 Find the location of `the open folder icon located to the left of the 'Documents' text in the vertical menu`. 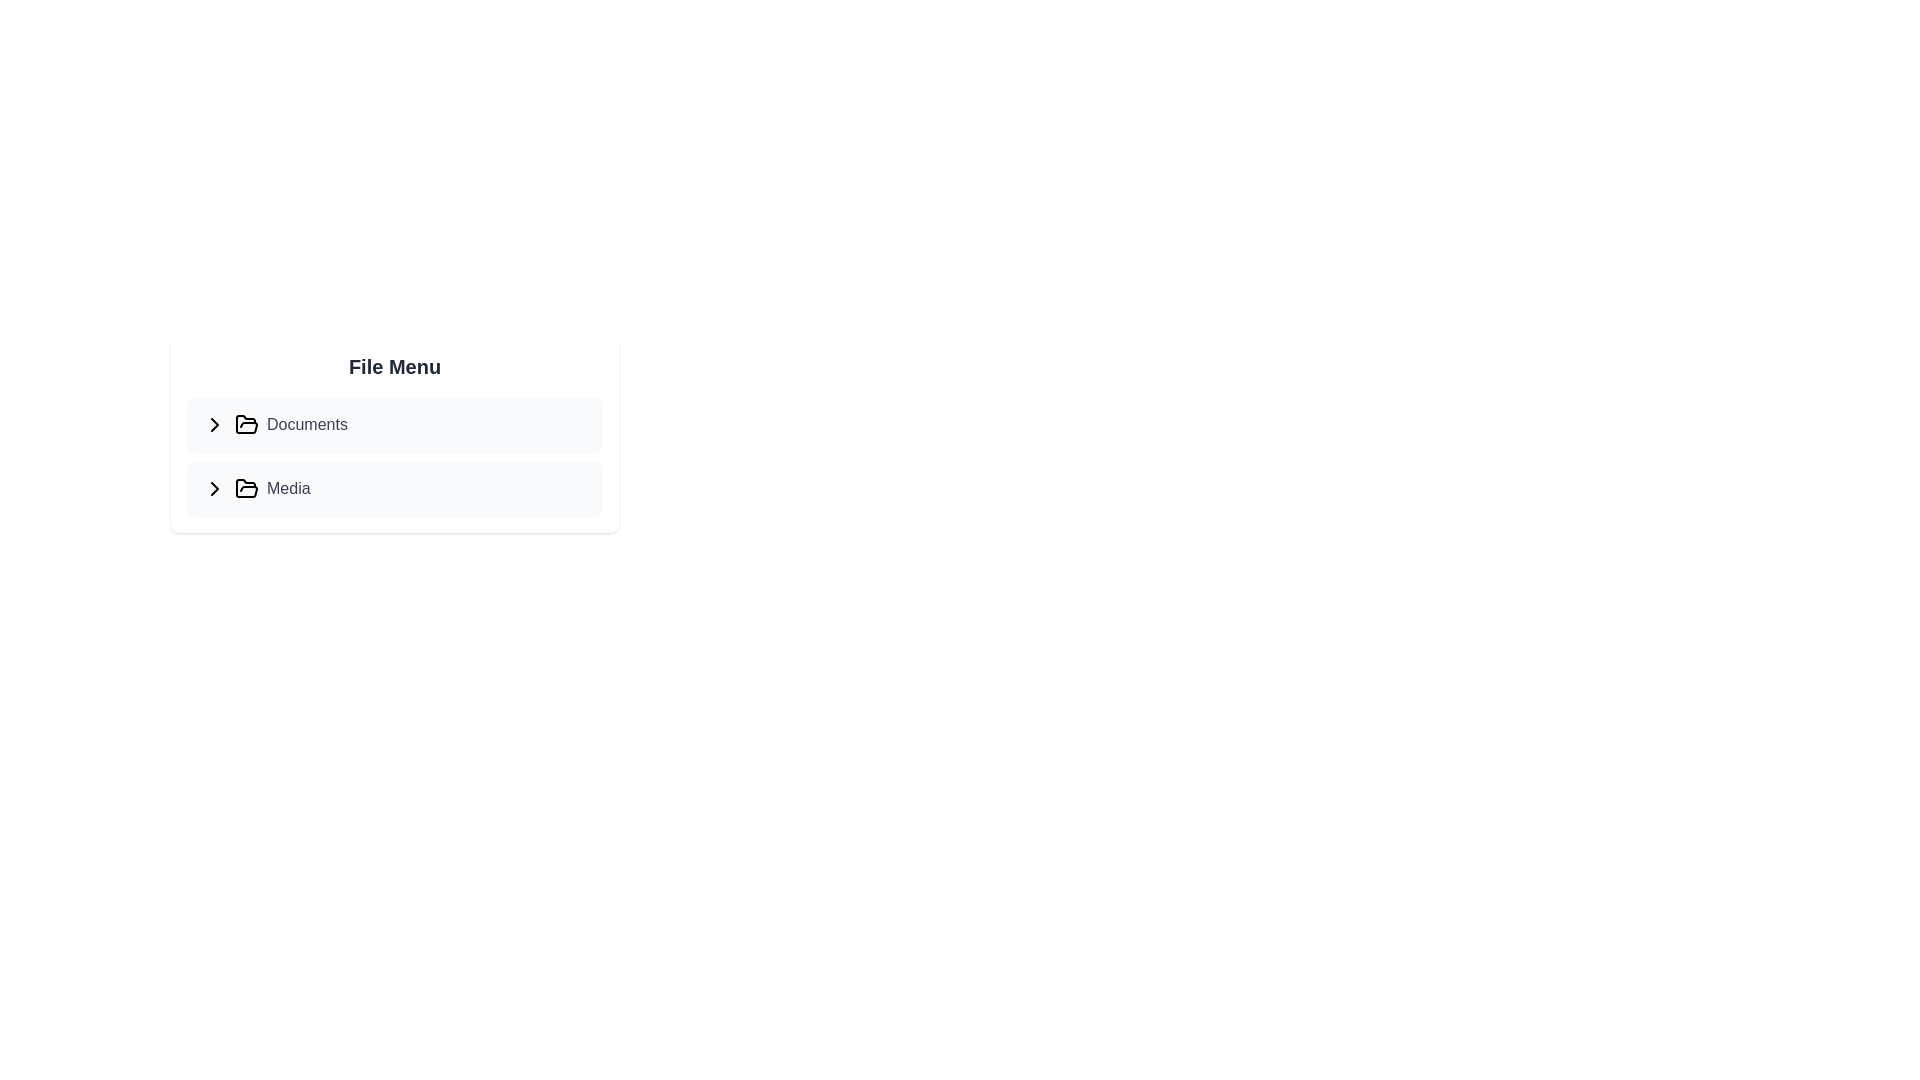

the open folder icon located to the left of the 'Documents' text in the vertical menu is located at coordinates (245, 423).